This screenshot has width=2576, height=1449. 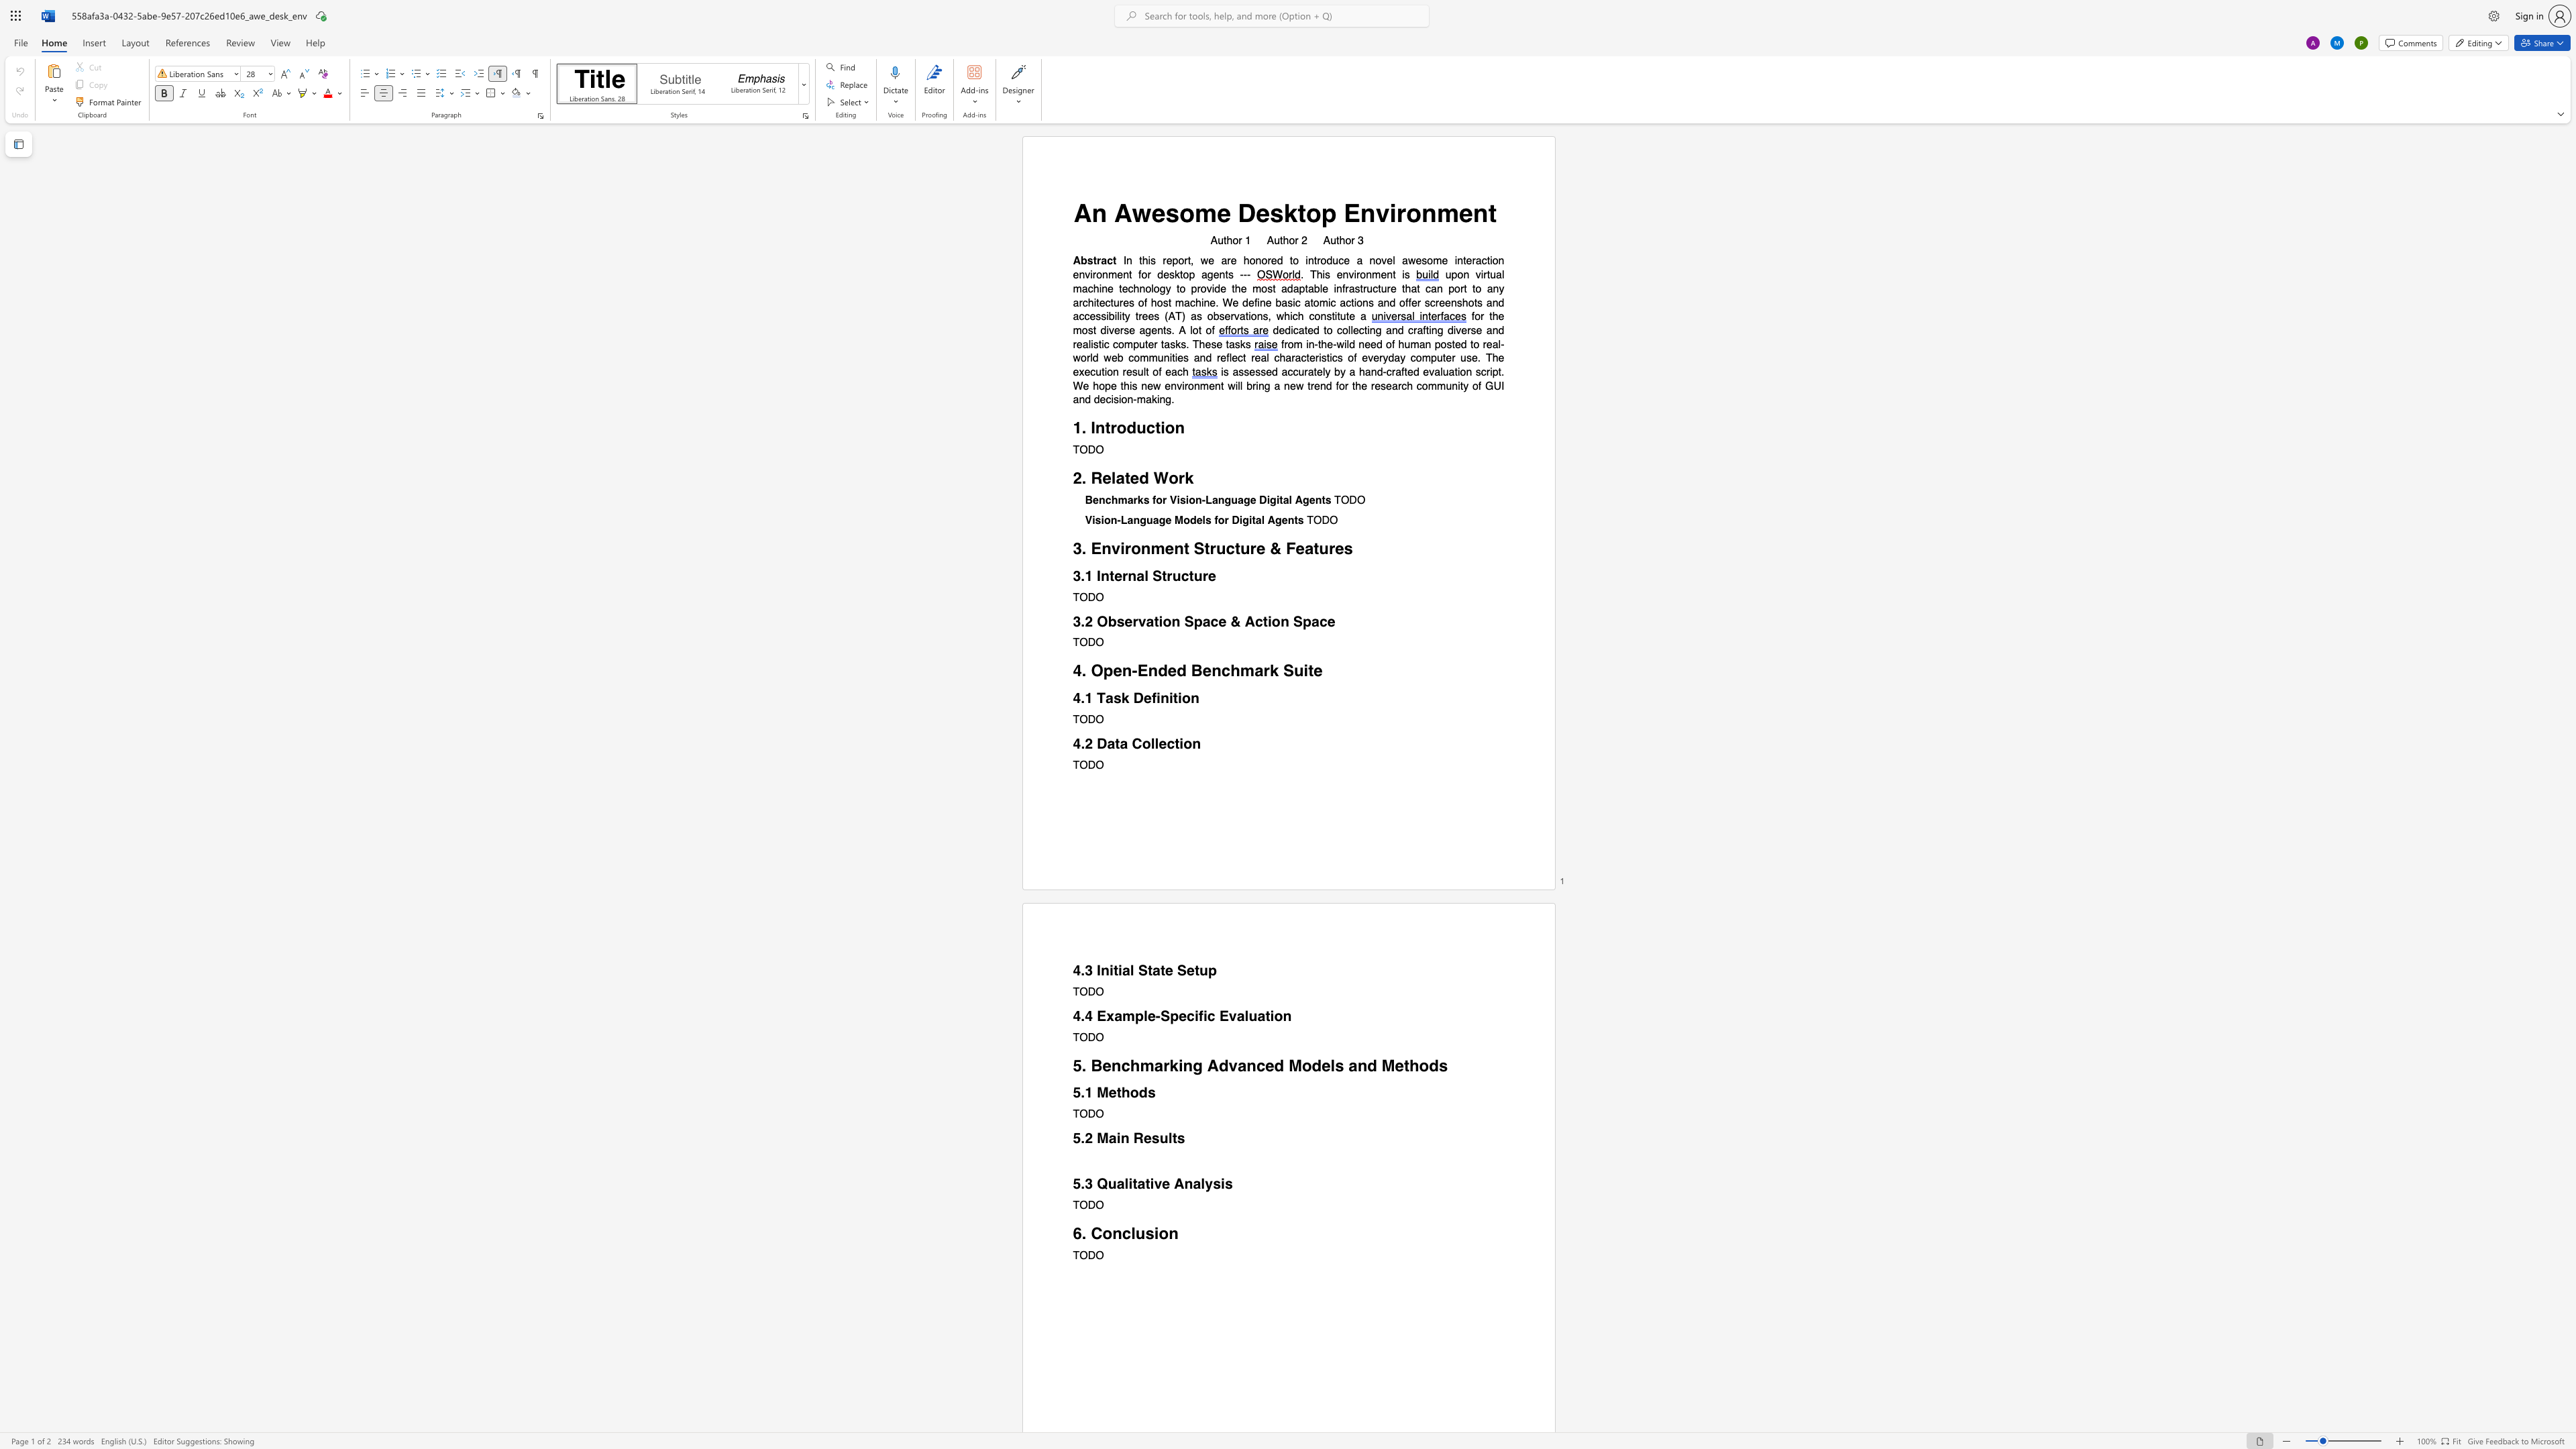 I want to click on the space between the continuous character "n" and "v" in the text, so click(x=1176, y=386).